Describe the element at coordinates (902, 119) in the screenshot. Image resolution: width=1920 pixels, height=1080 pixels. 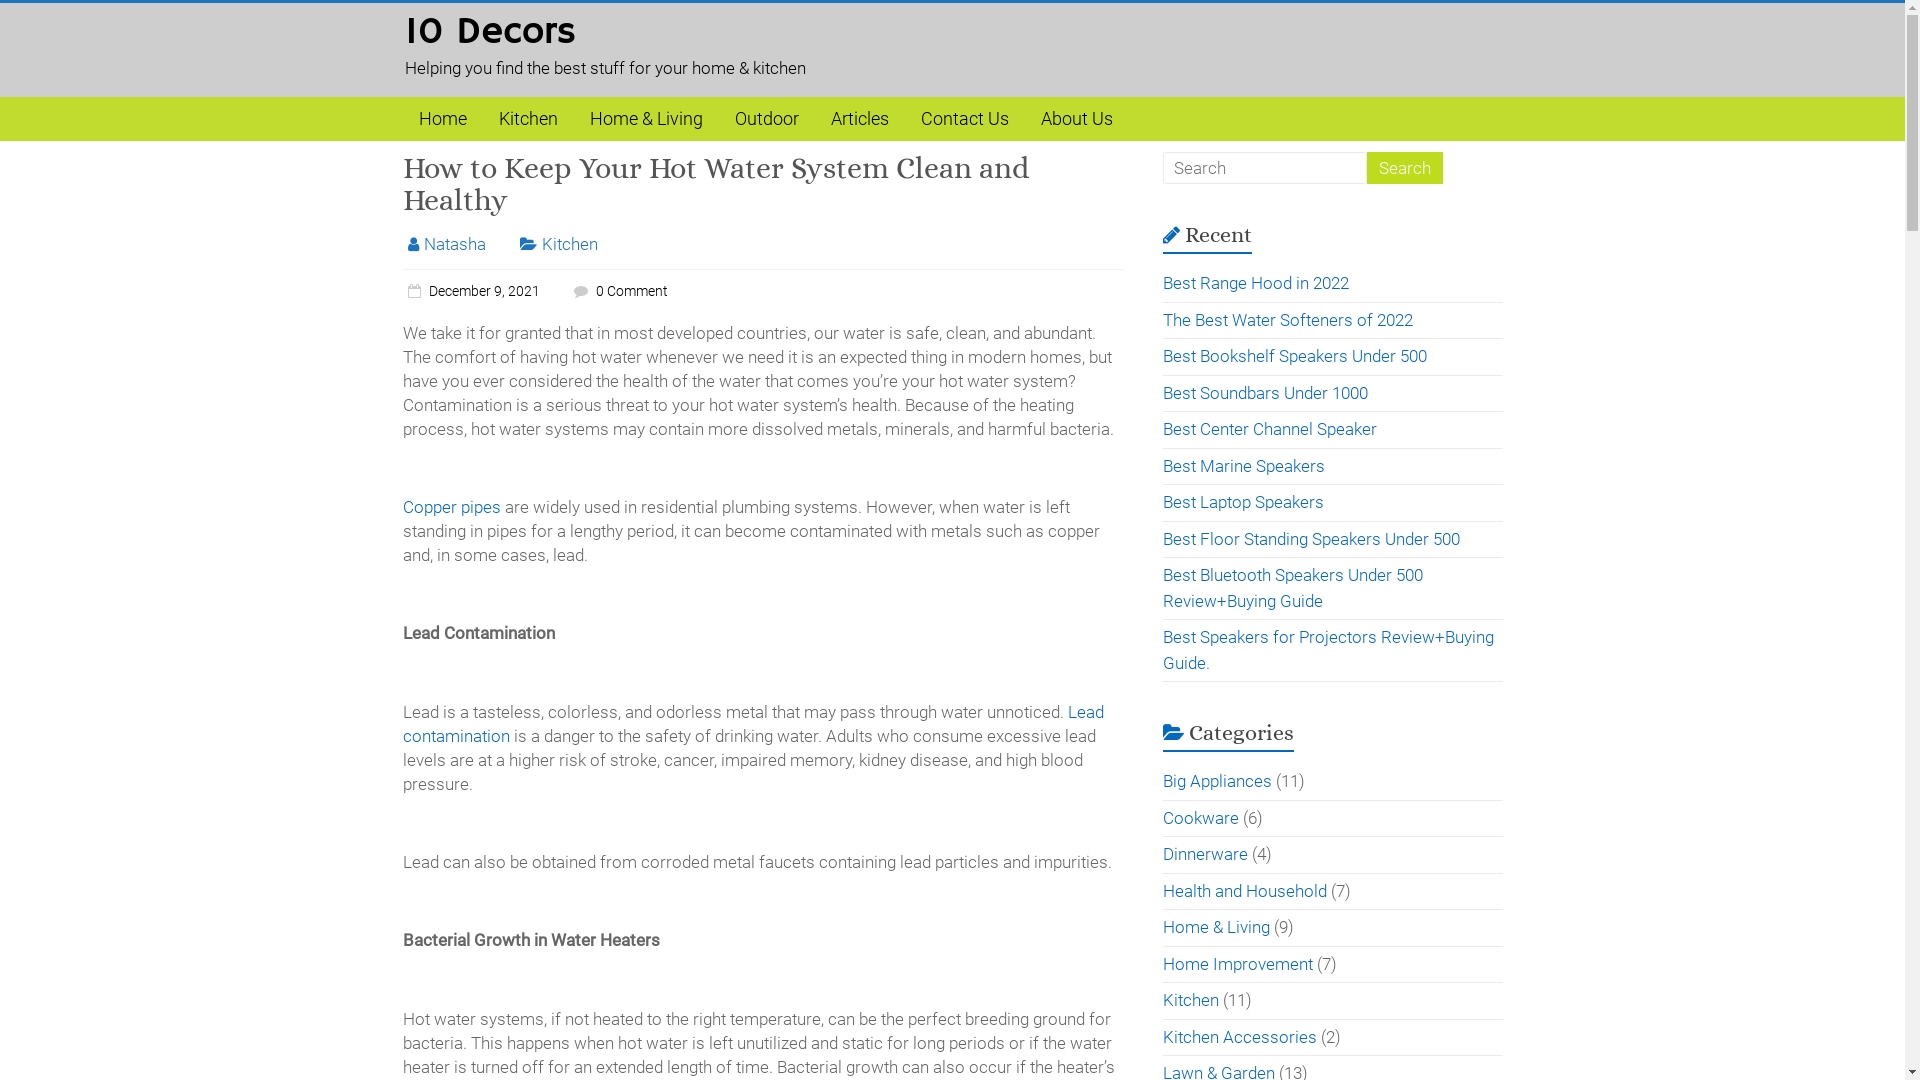
I see `'Contact Us'` at that location.